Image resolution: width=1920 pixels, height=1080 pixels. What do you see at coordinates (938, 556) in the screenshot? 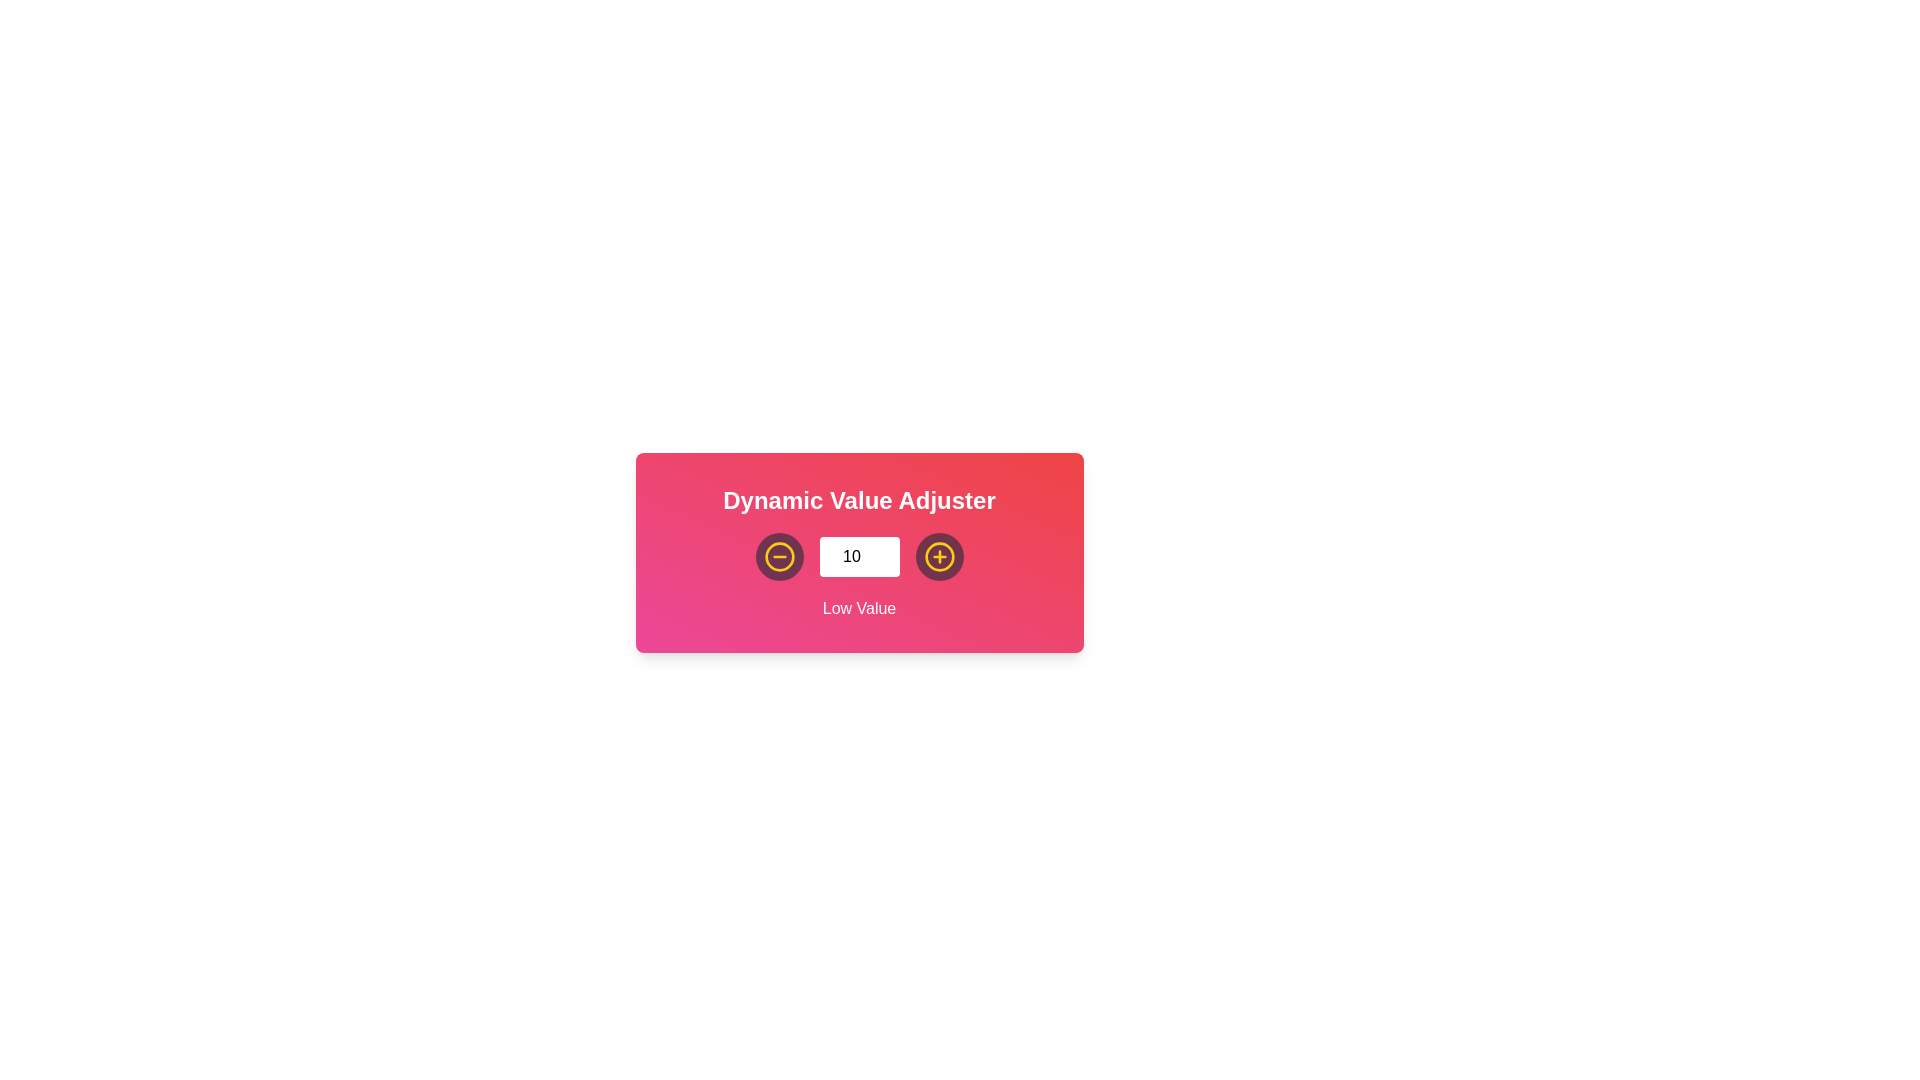
I see `the circular icon with a yellow outline and '+' design, which is part of the button located on the left side of the value adjuster interface` at bounding box center [938, 556].